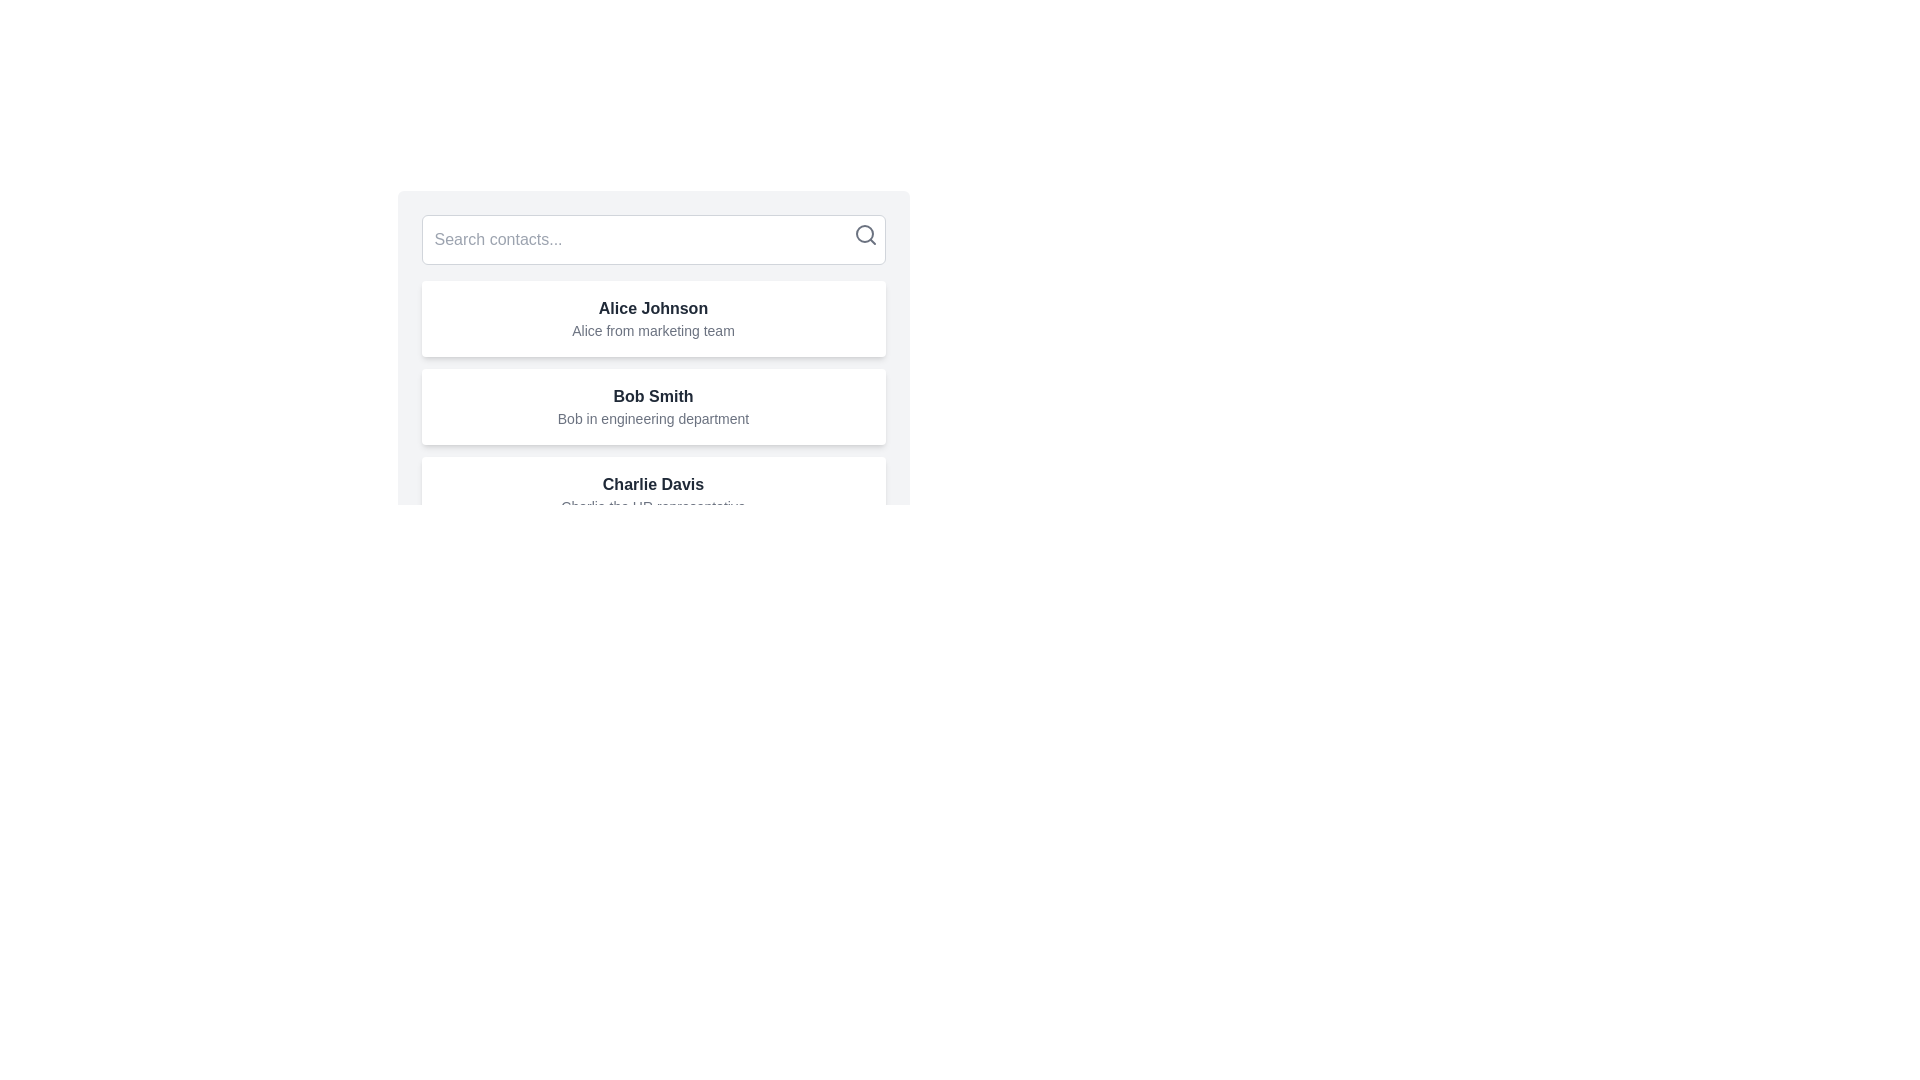  Describe the element at coordinates (653, 330) in the screenshot. I see `the small text string reading 'Alice from marketing team' styled in light gray, located directly below 'Alice Johnson' in the first card of the vertical list` at that location.